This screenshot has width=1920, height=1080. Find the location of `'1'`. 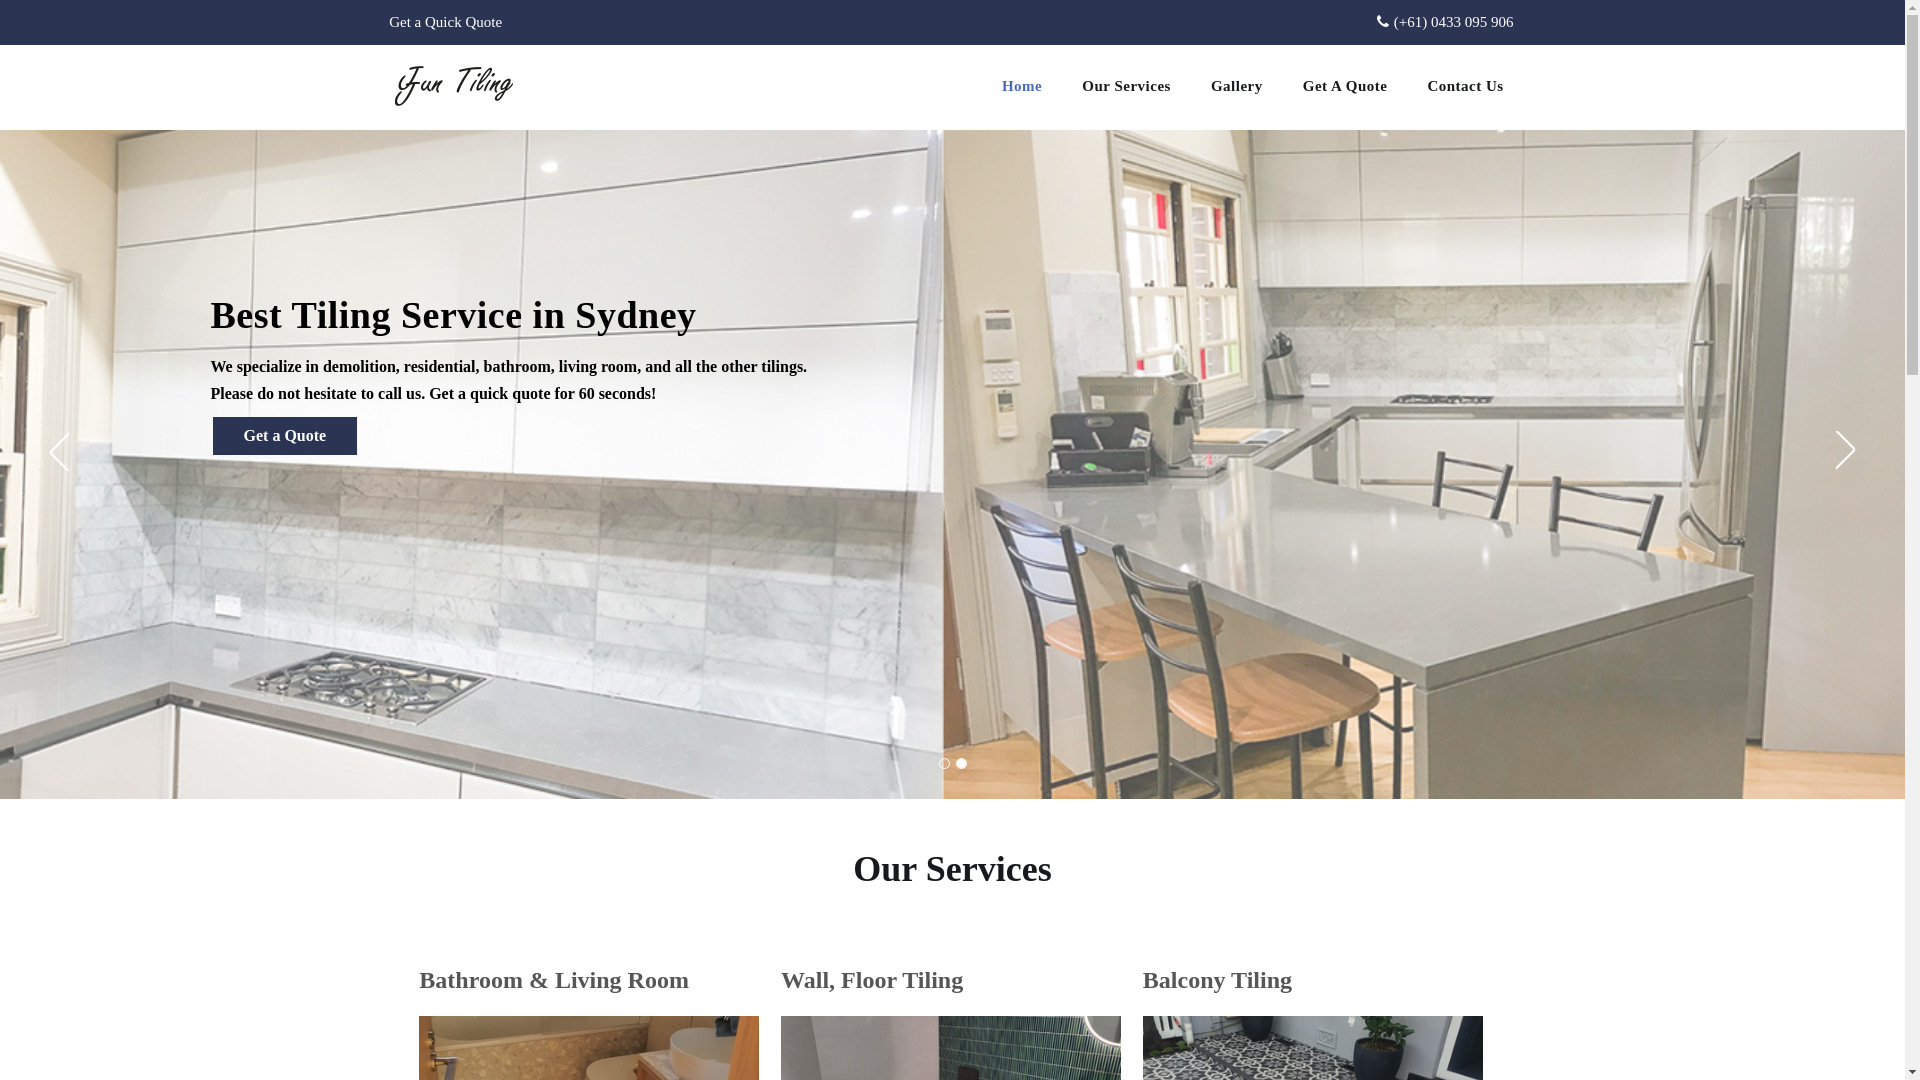

'1' is located at coordinates (942, 763).